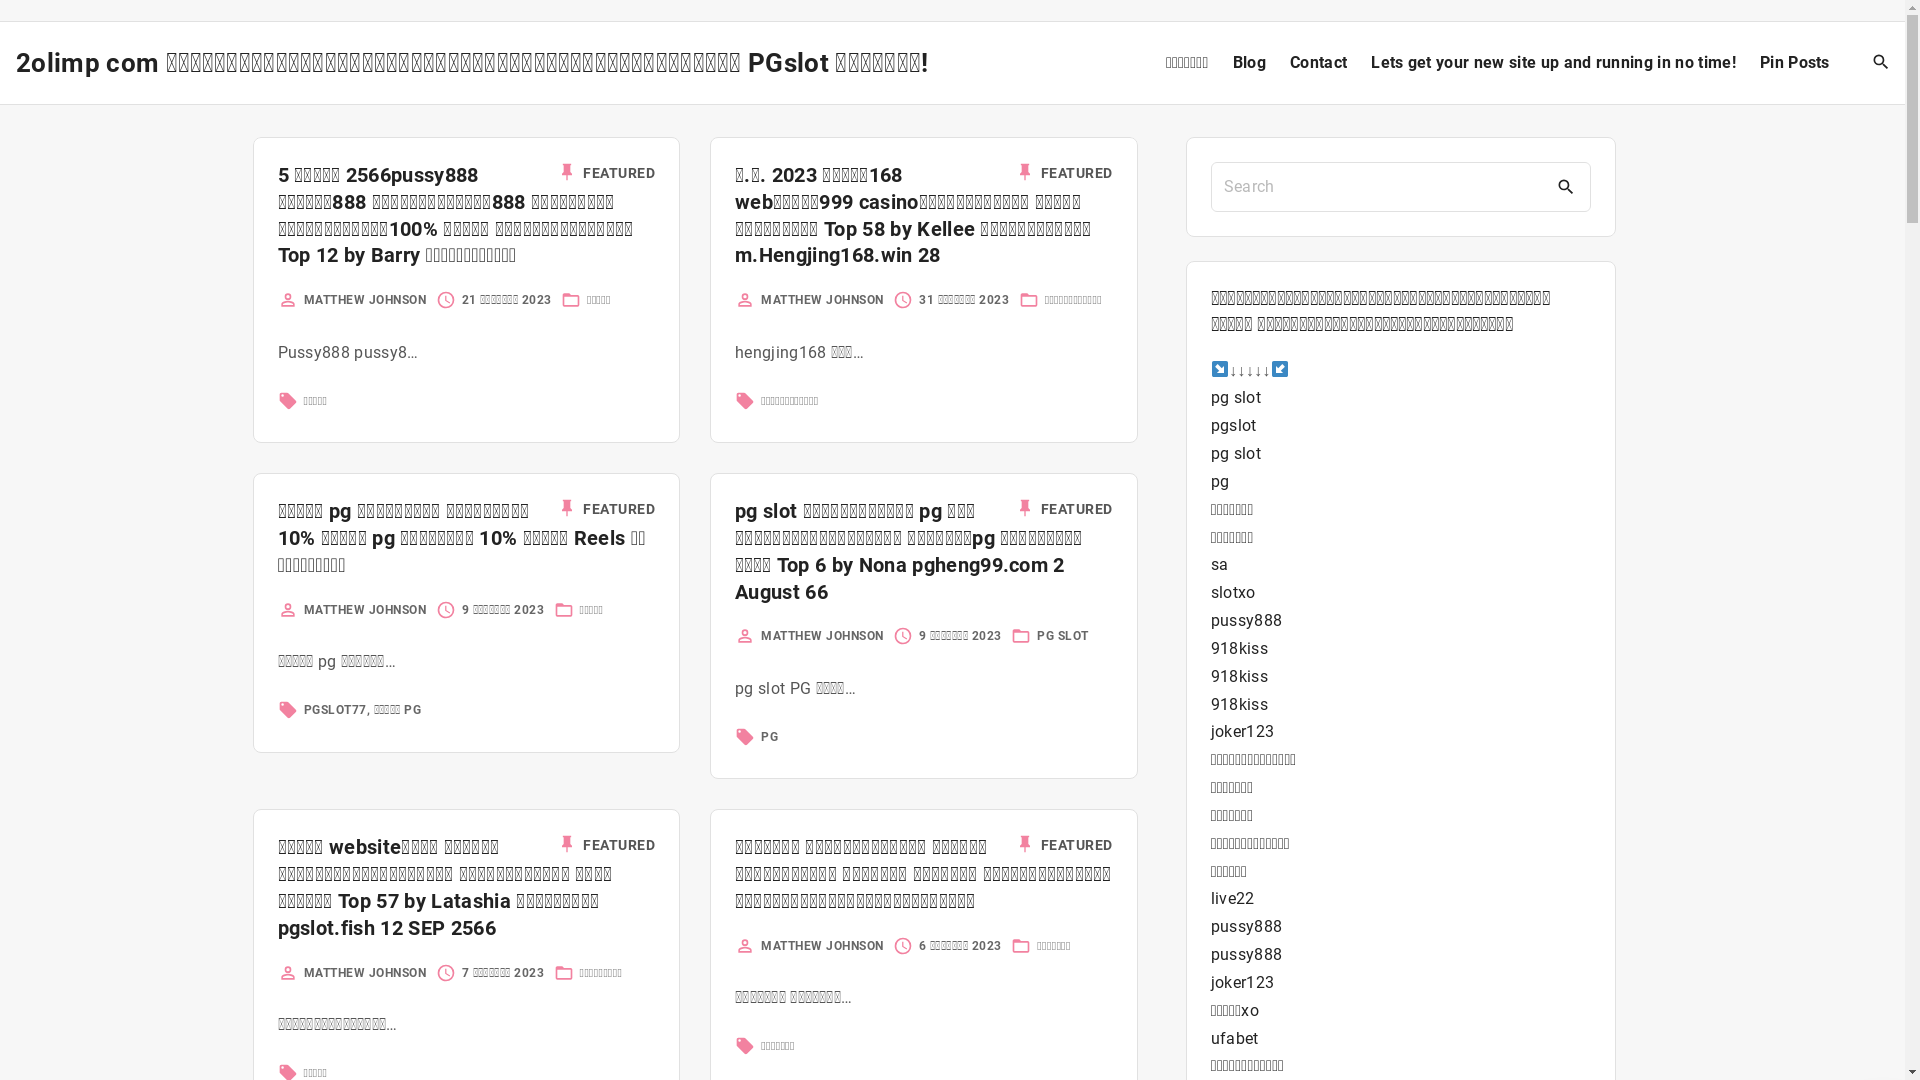 The image size is (1920, 1080). Describe the element at coordinates (1246, 926) in the screenshot. I see `'pussy888'` at that location.